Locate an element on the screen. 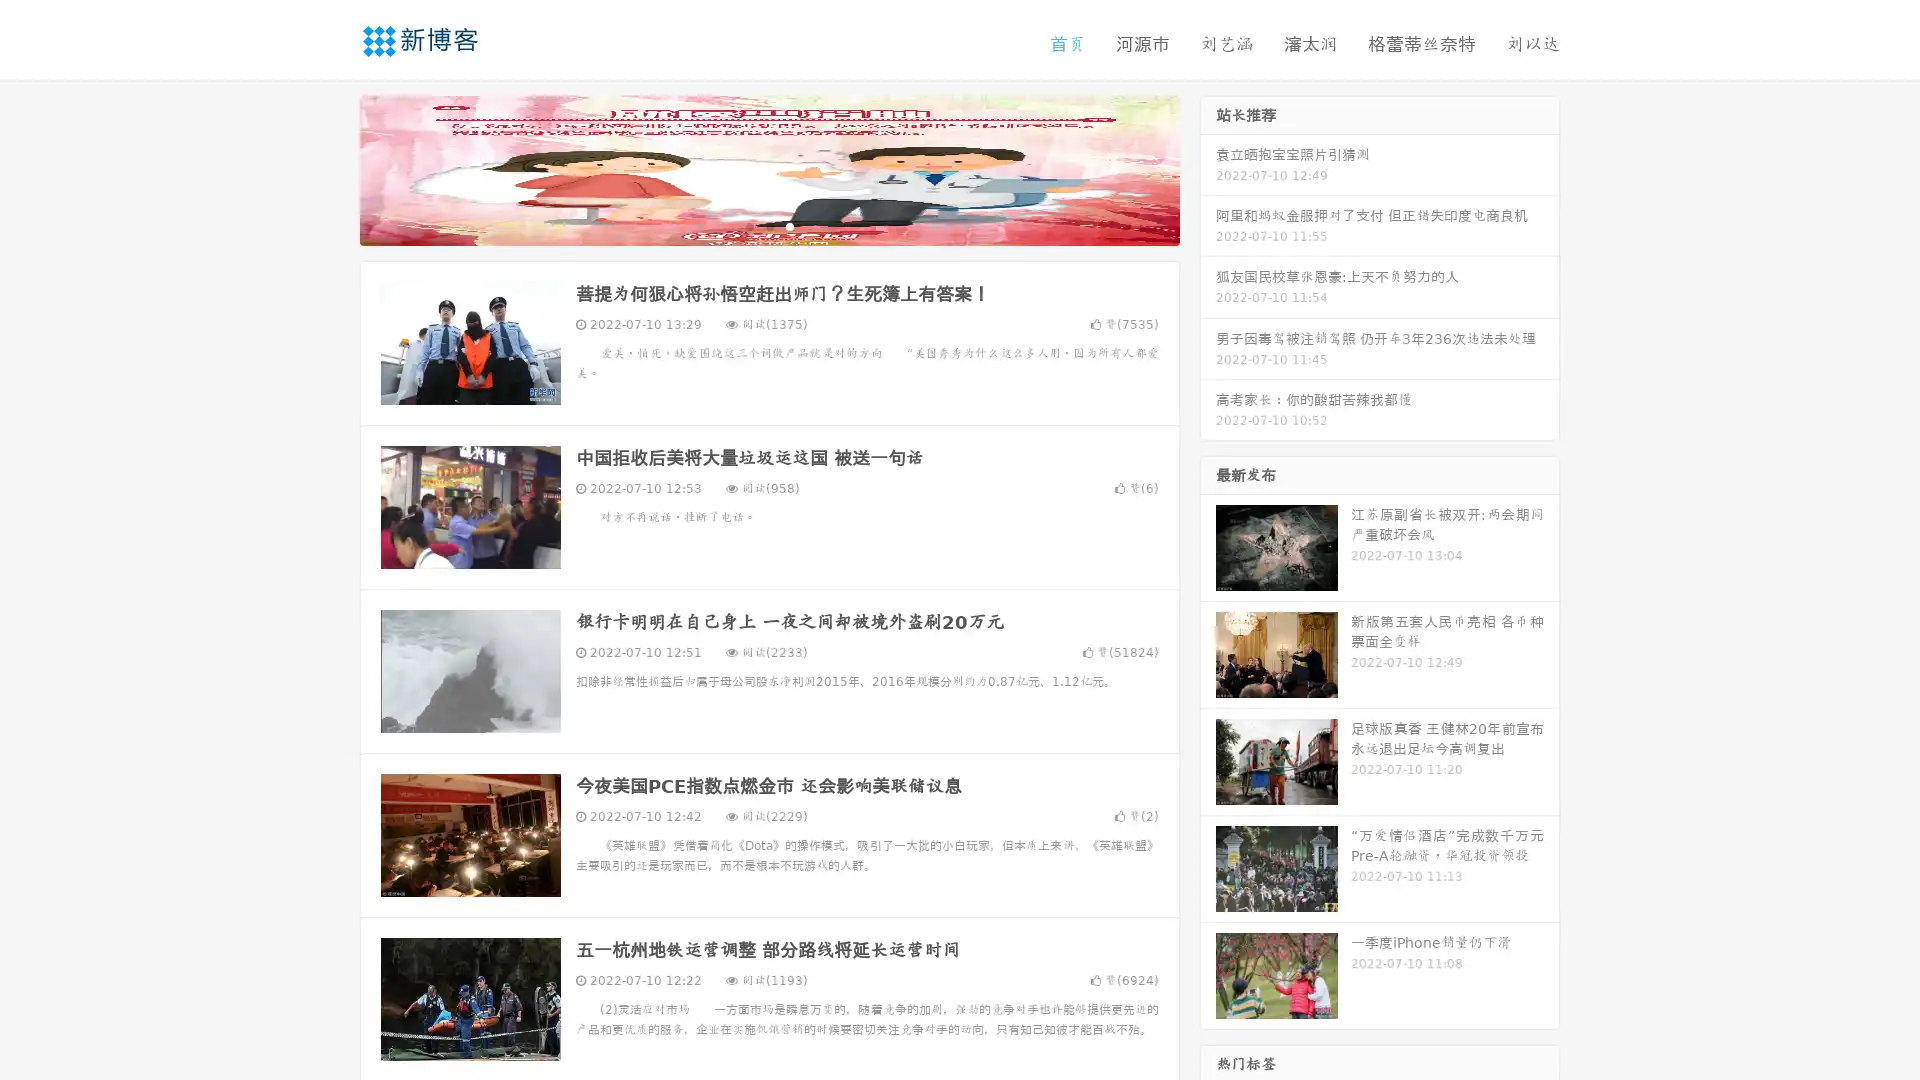  Go to slide 1 is located at coordinates (748, 225).